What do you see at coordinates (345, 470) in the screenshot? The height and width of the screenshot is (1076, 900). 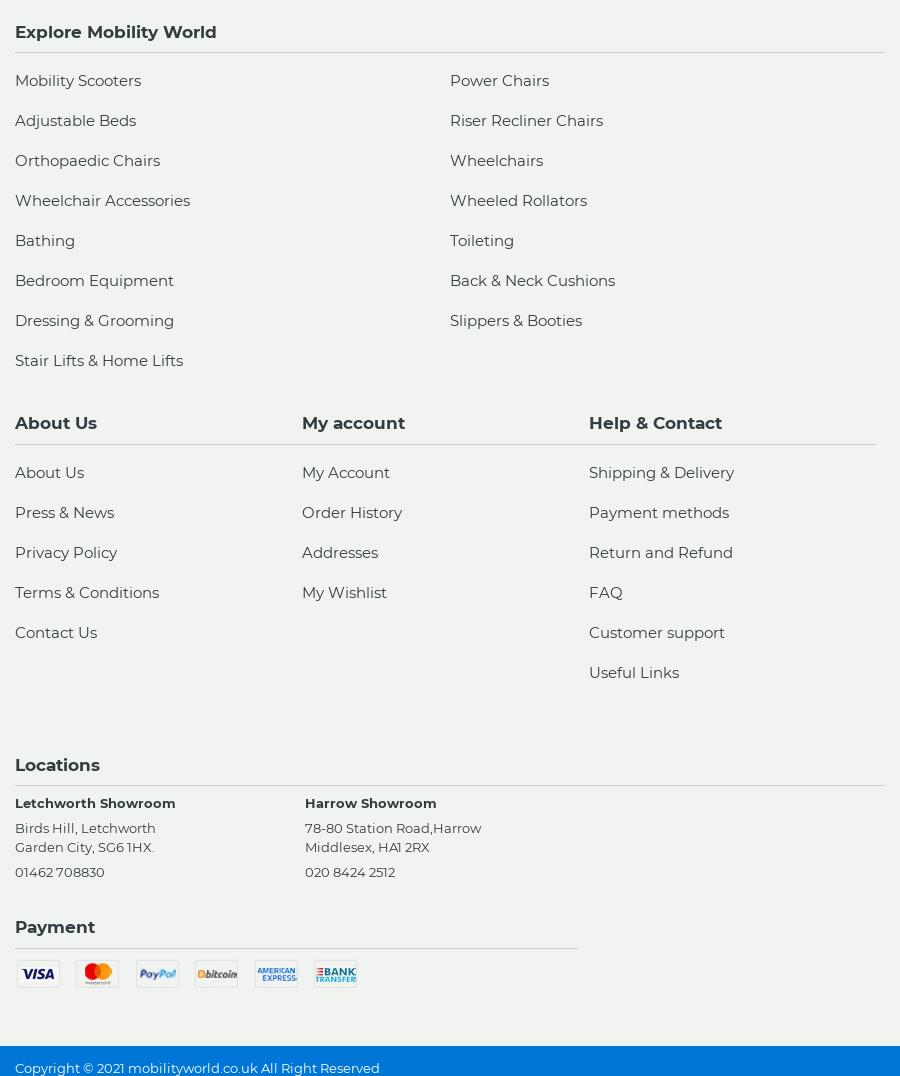 I see `'My Account'` at bounding box center [345, 470].